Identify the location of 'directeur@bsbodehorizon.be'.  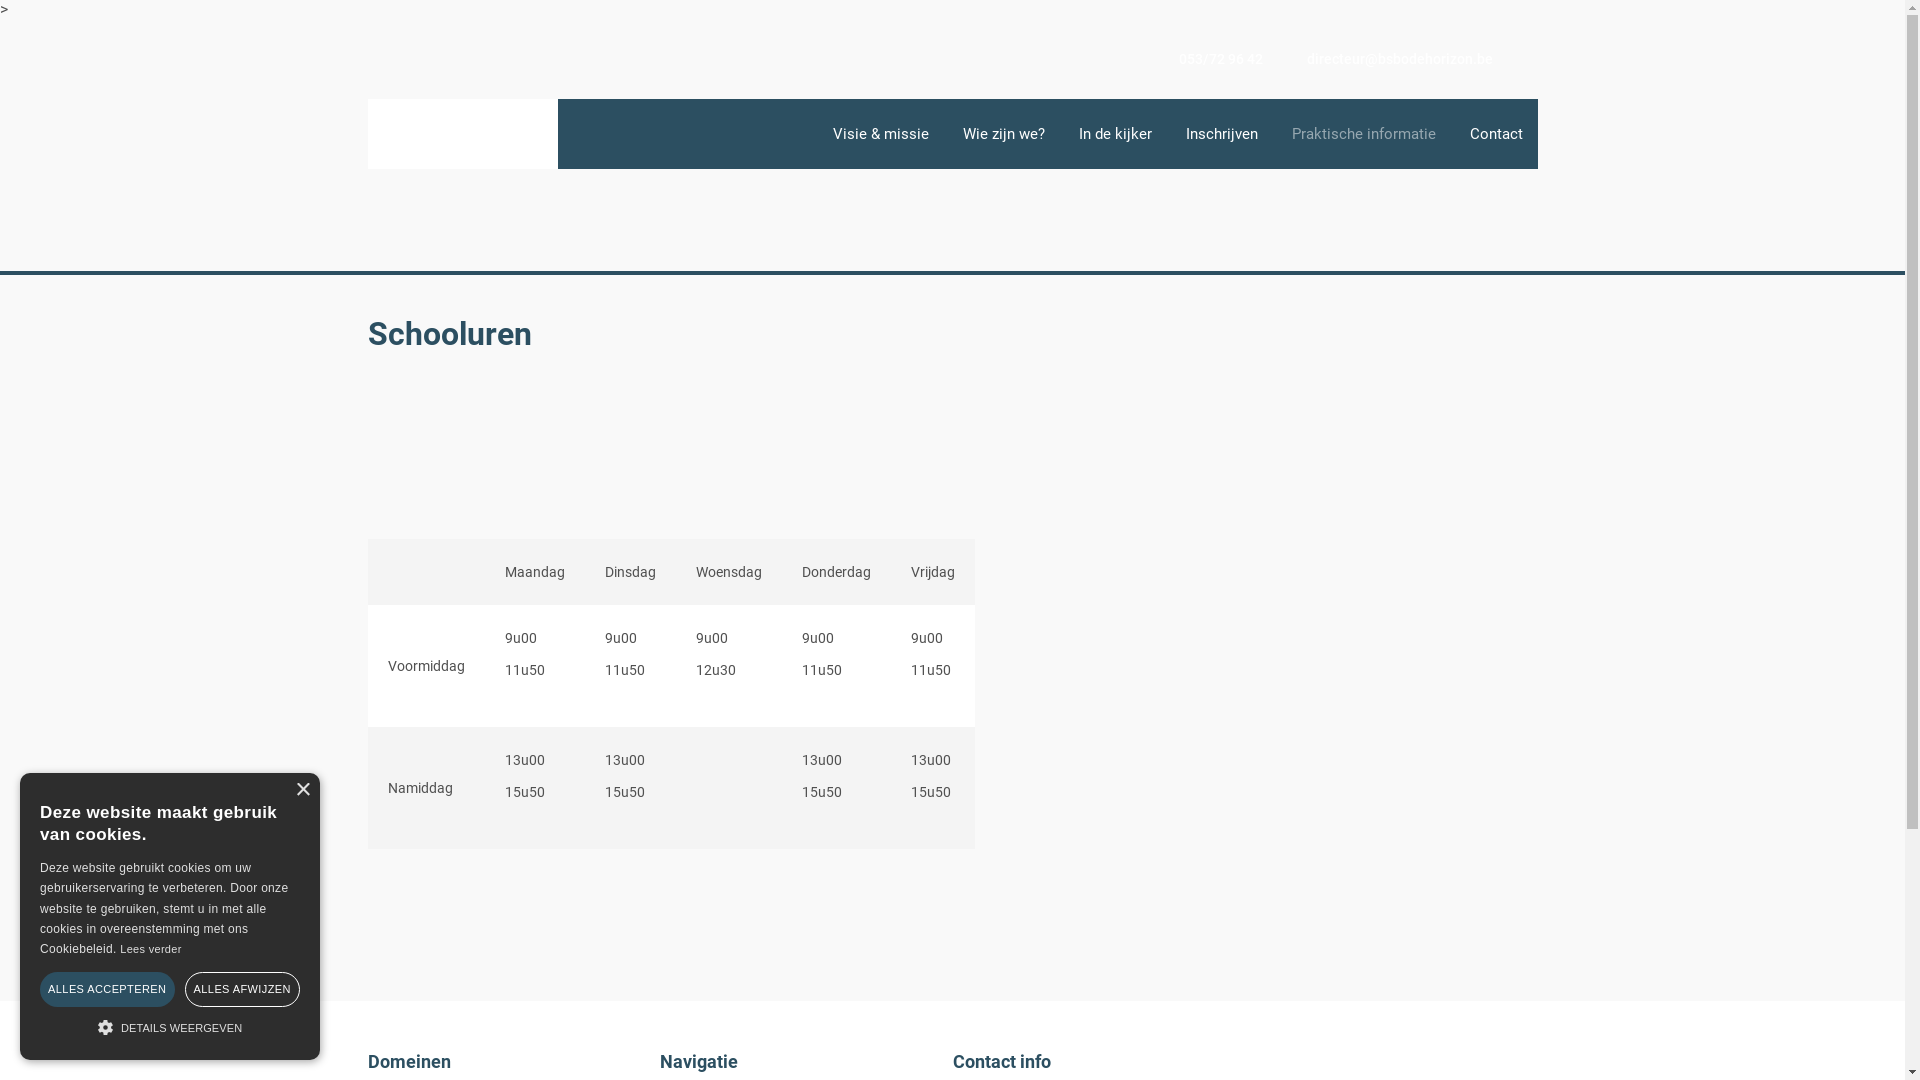
(1265, 57).